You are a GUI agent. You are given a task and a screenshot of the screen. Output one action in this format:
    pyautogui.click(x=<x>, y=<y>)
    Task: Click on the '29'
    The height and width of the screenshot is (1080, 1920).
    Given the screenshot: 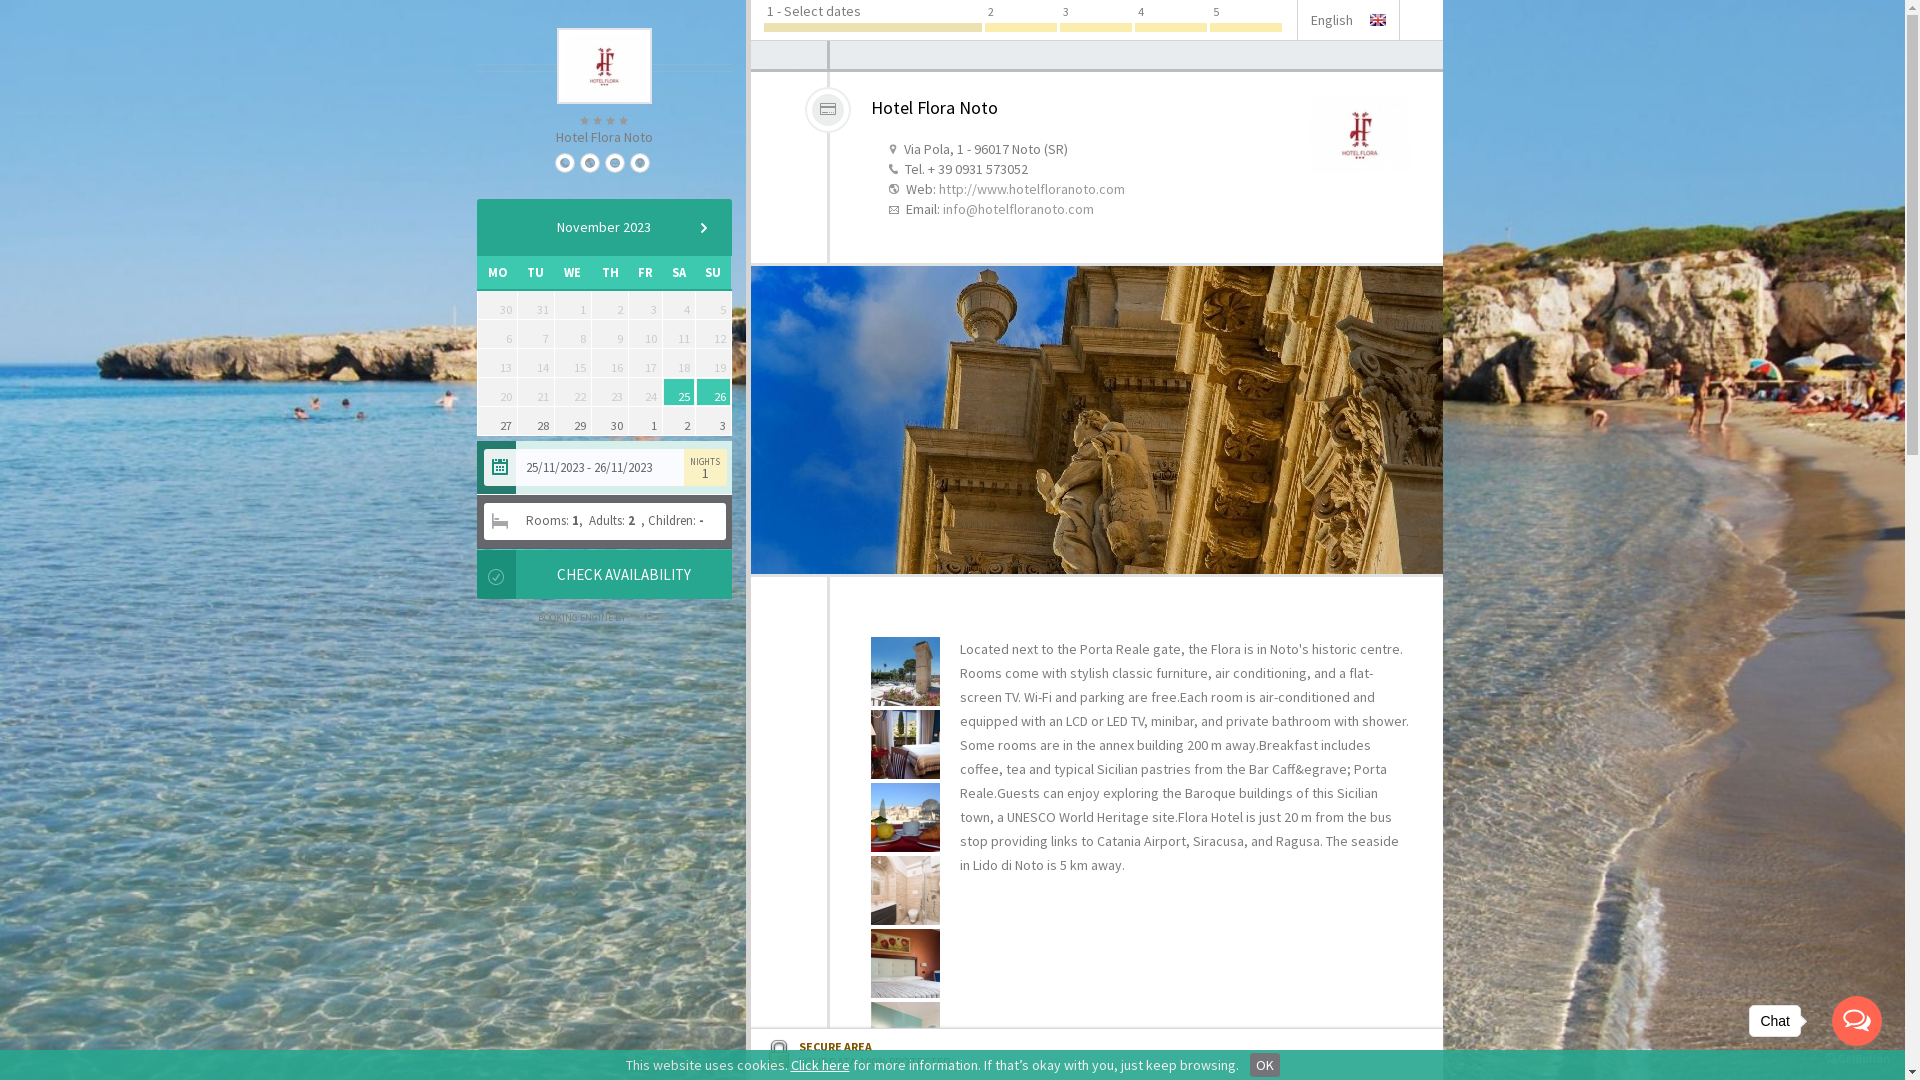 What is the action you would take?
    pyautogui.click(x=571, y=419)
    